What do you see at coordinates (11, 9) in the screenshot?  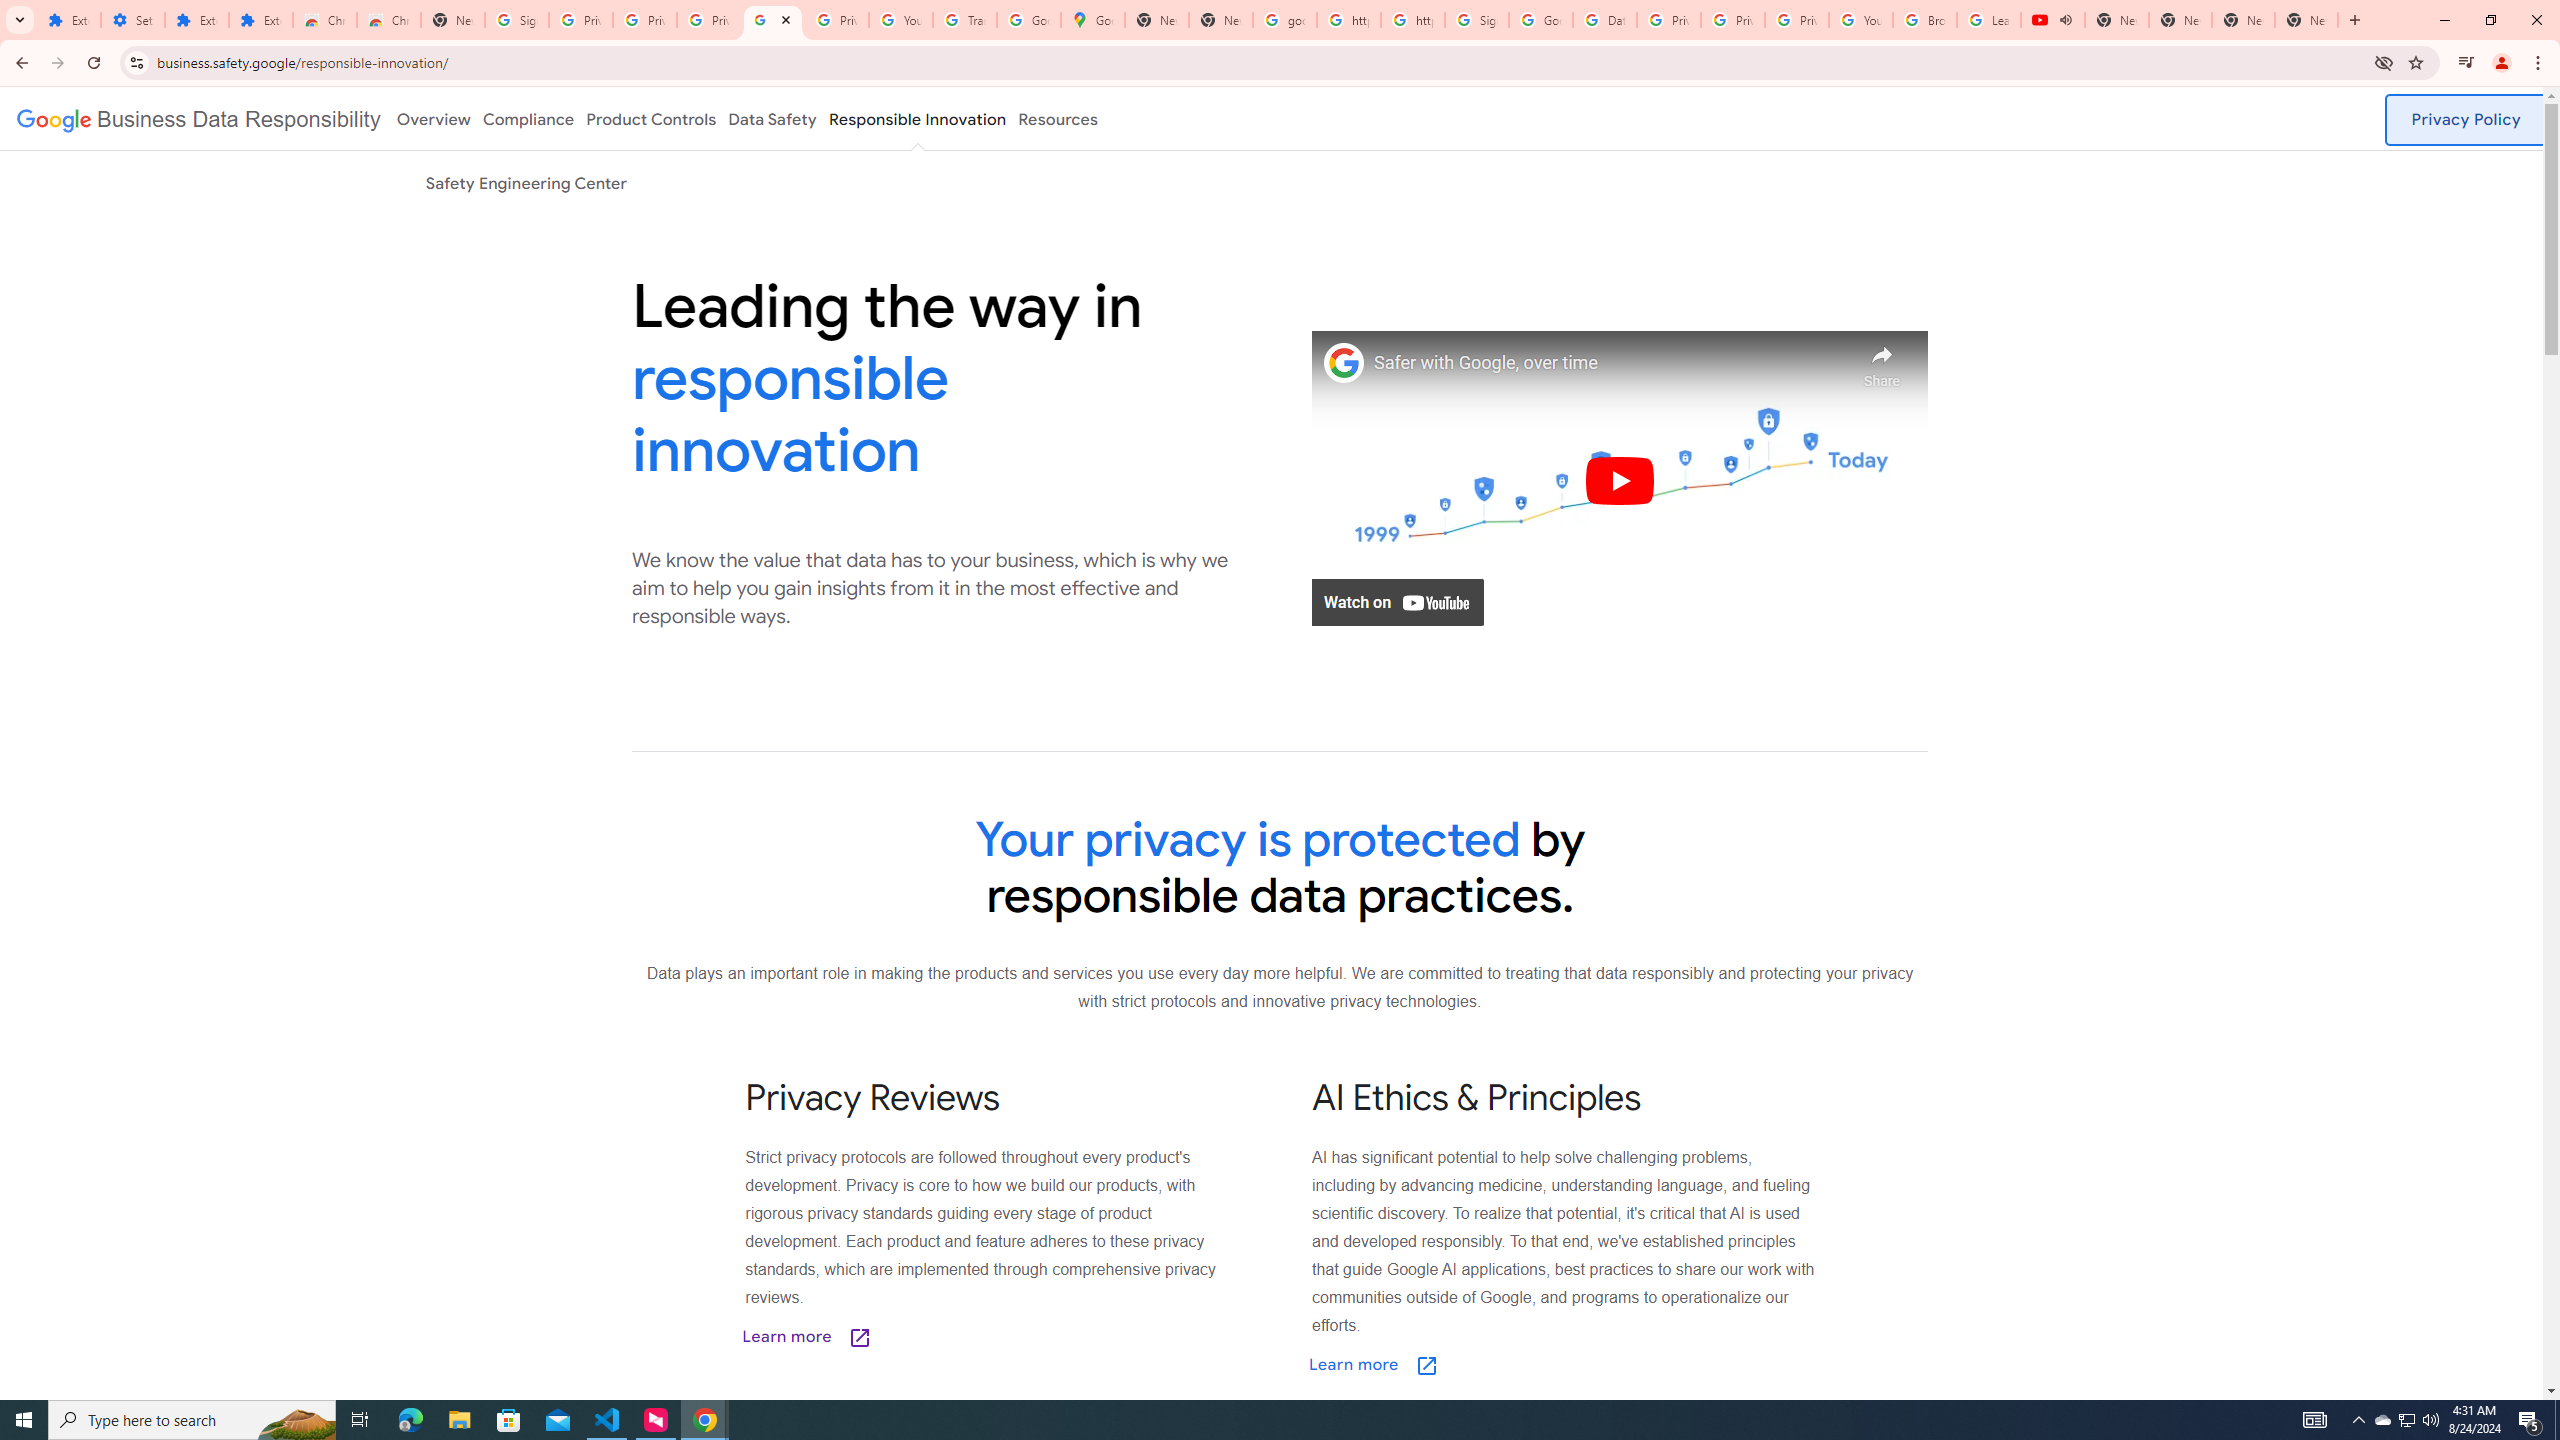 I see `'System'` at bounding box center [11, 9].